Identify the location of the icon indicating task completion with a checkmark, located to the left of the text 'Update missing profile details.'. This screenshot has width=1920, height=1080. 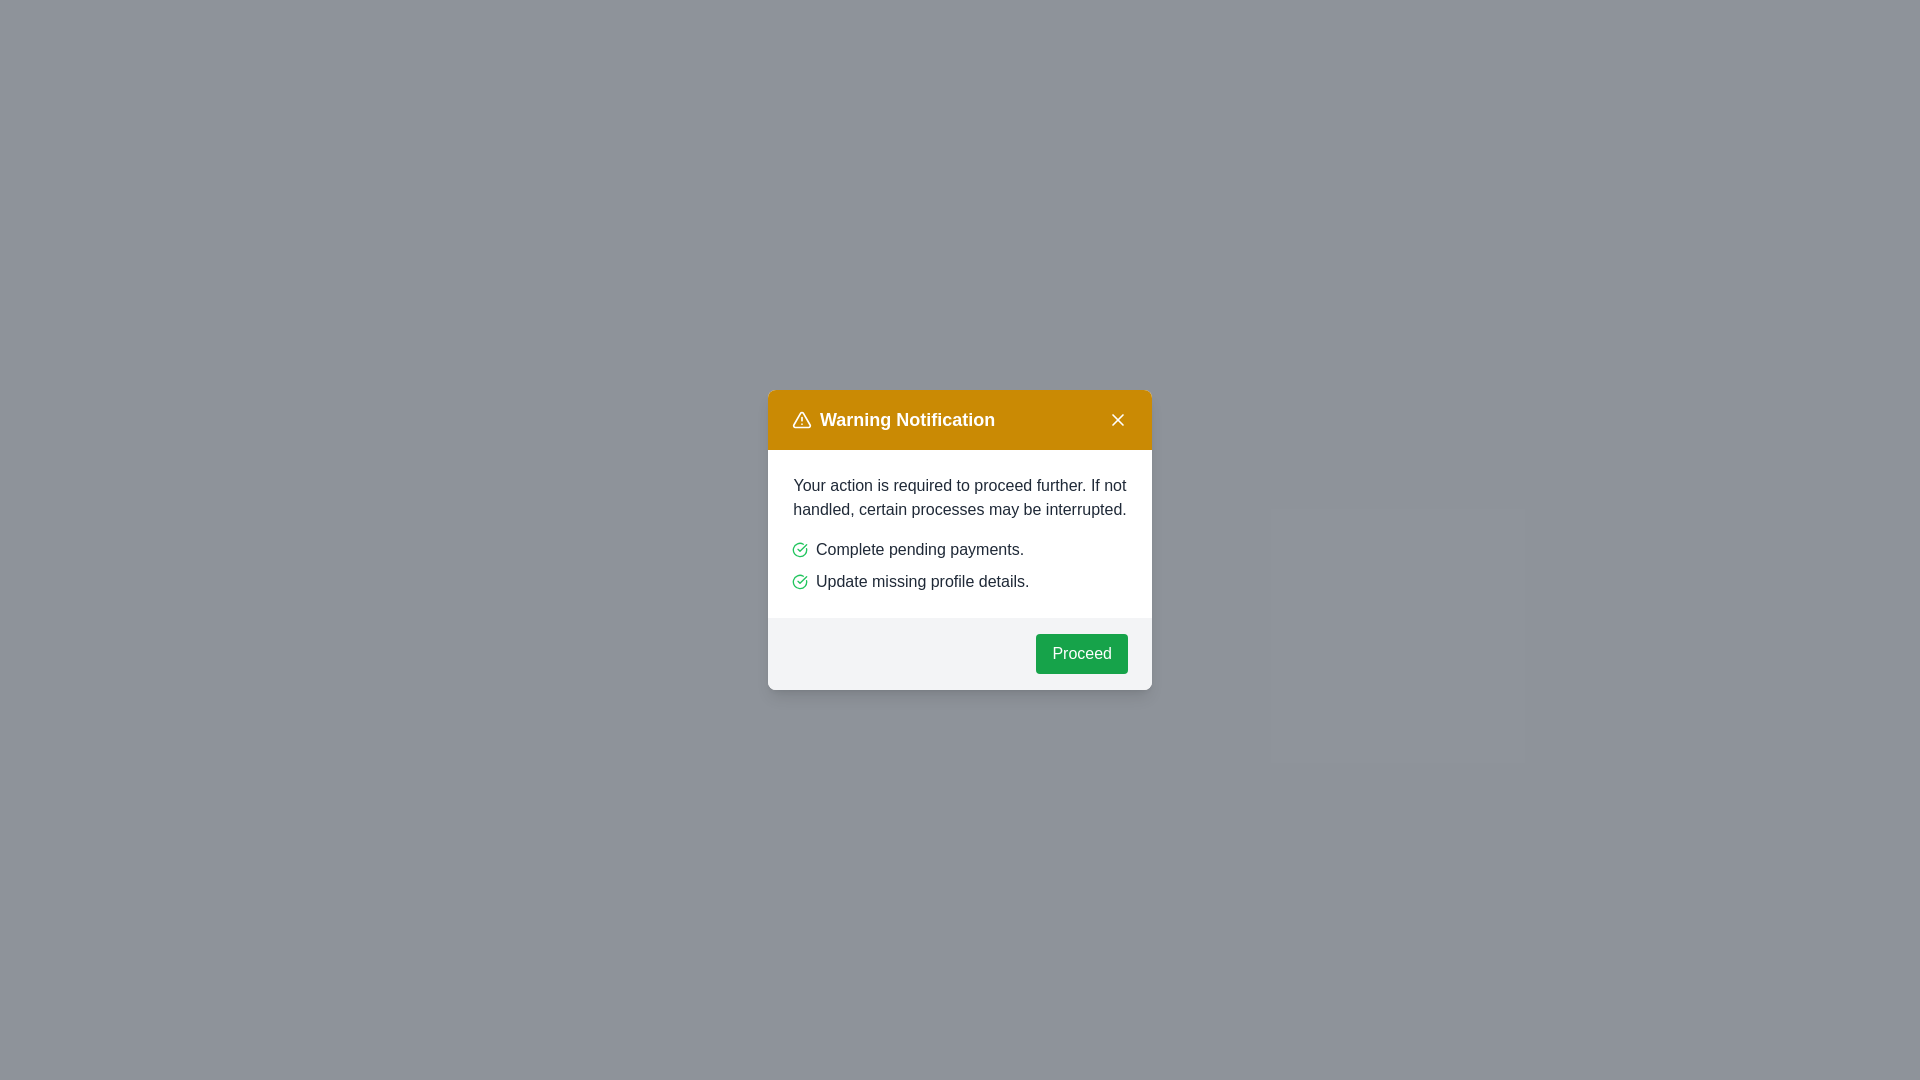
(800, 582).